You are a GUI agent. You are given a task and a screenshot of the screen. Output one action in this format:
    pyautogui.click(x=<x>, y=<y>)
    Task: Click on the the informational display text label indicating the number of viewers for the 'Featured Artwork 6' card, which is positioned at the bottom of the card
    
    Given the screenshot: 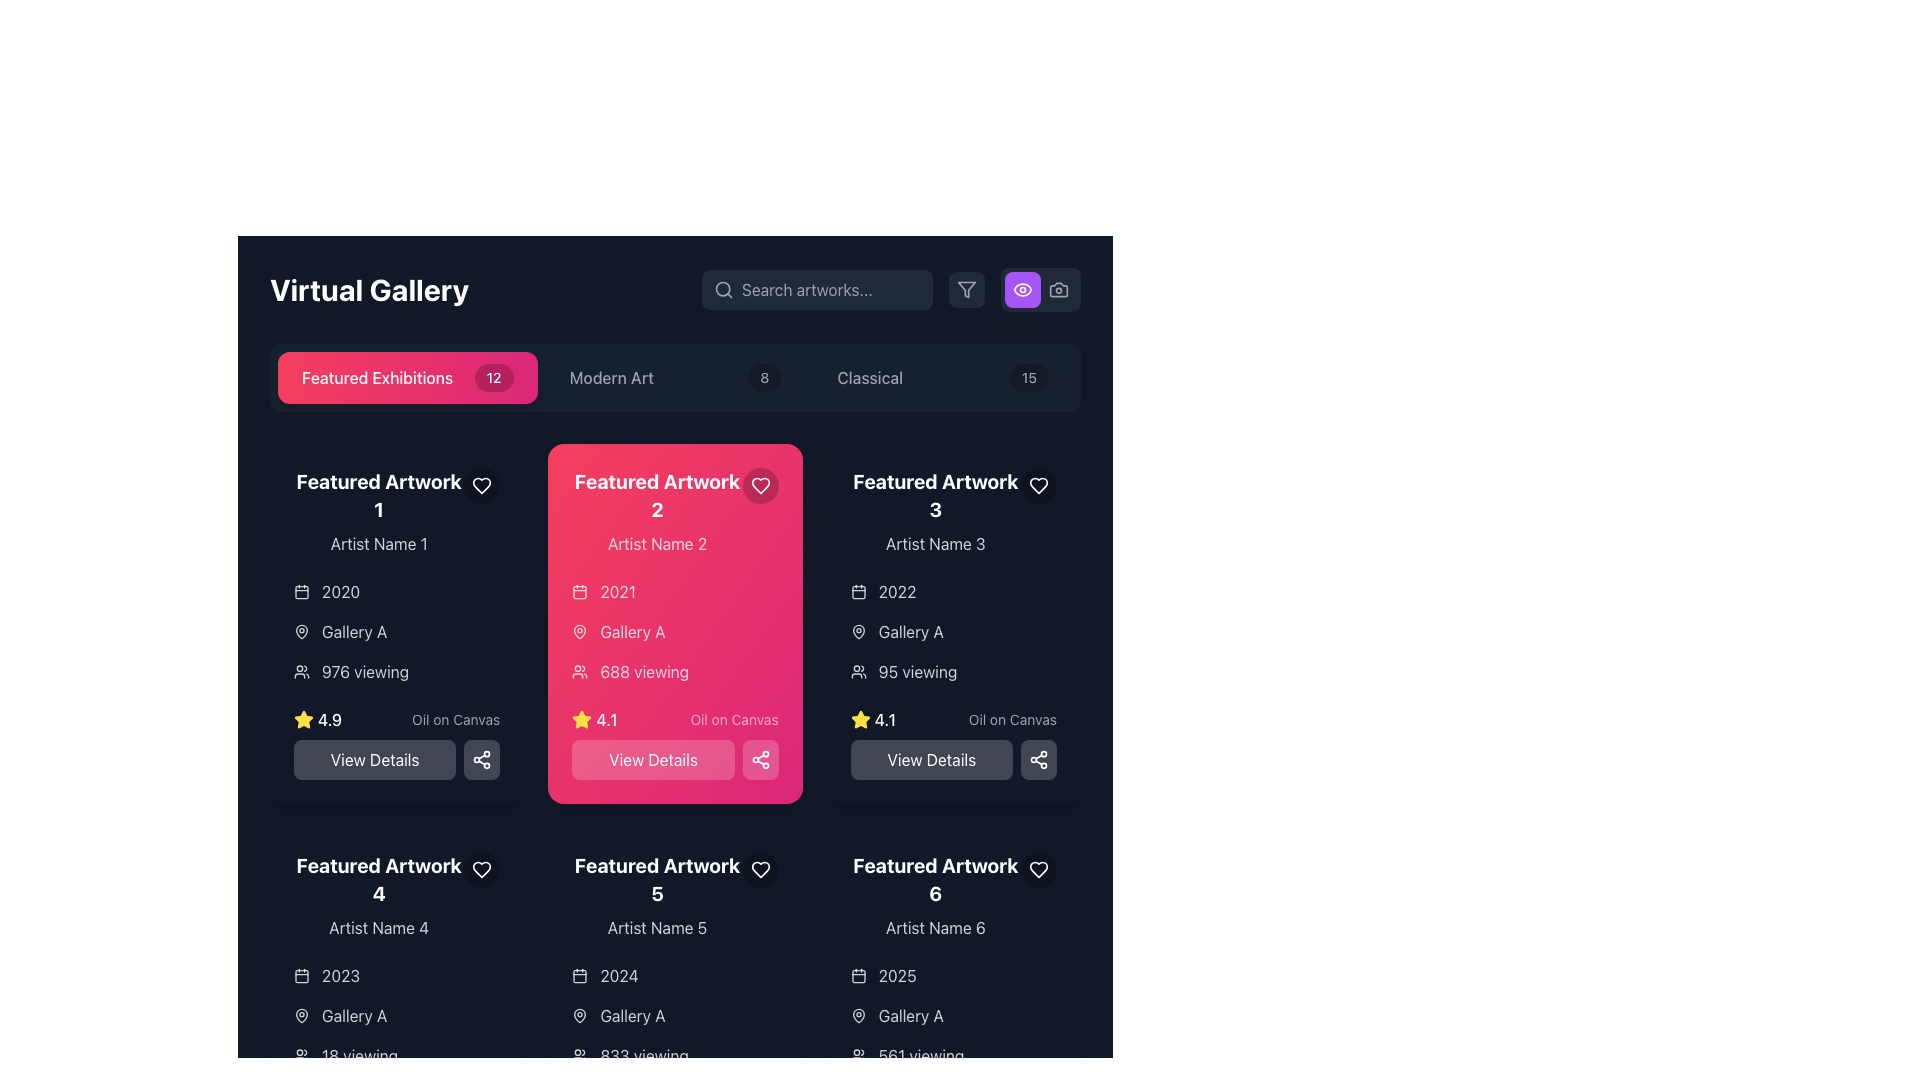 What is the action you would take?
    pyautogui.click(x=920, y=1055)
    